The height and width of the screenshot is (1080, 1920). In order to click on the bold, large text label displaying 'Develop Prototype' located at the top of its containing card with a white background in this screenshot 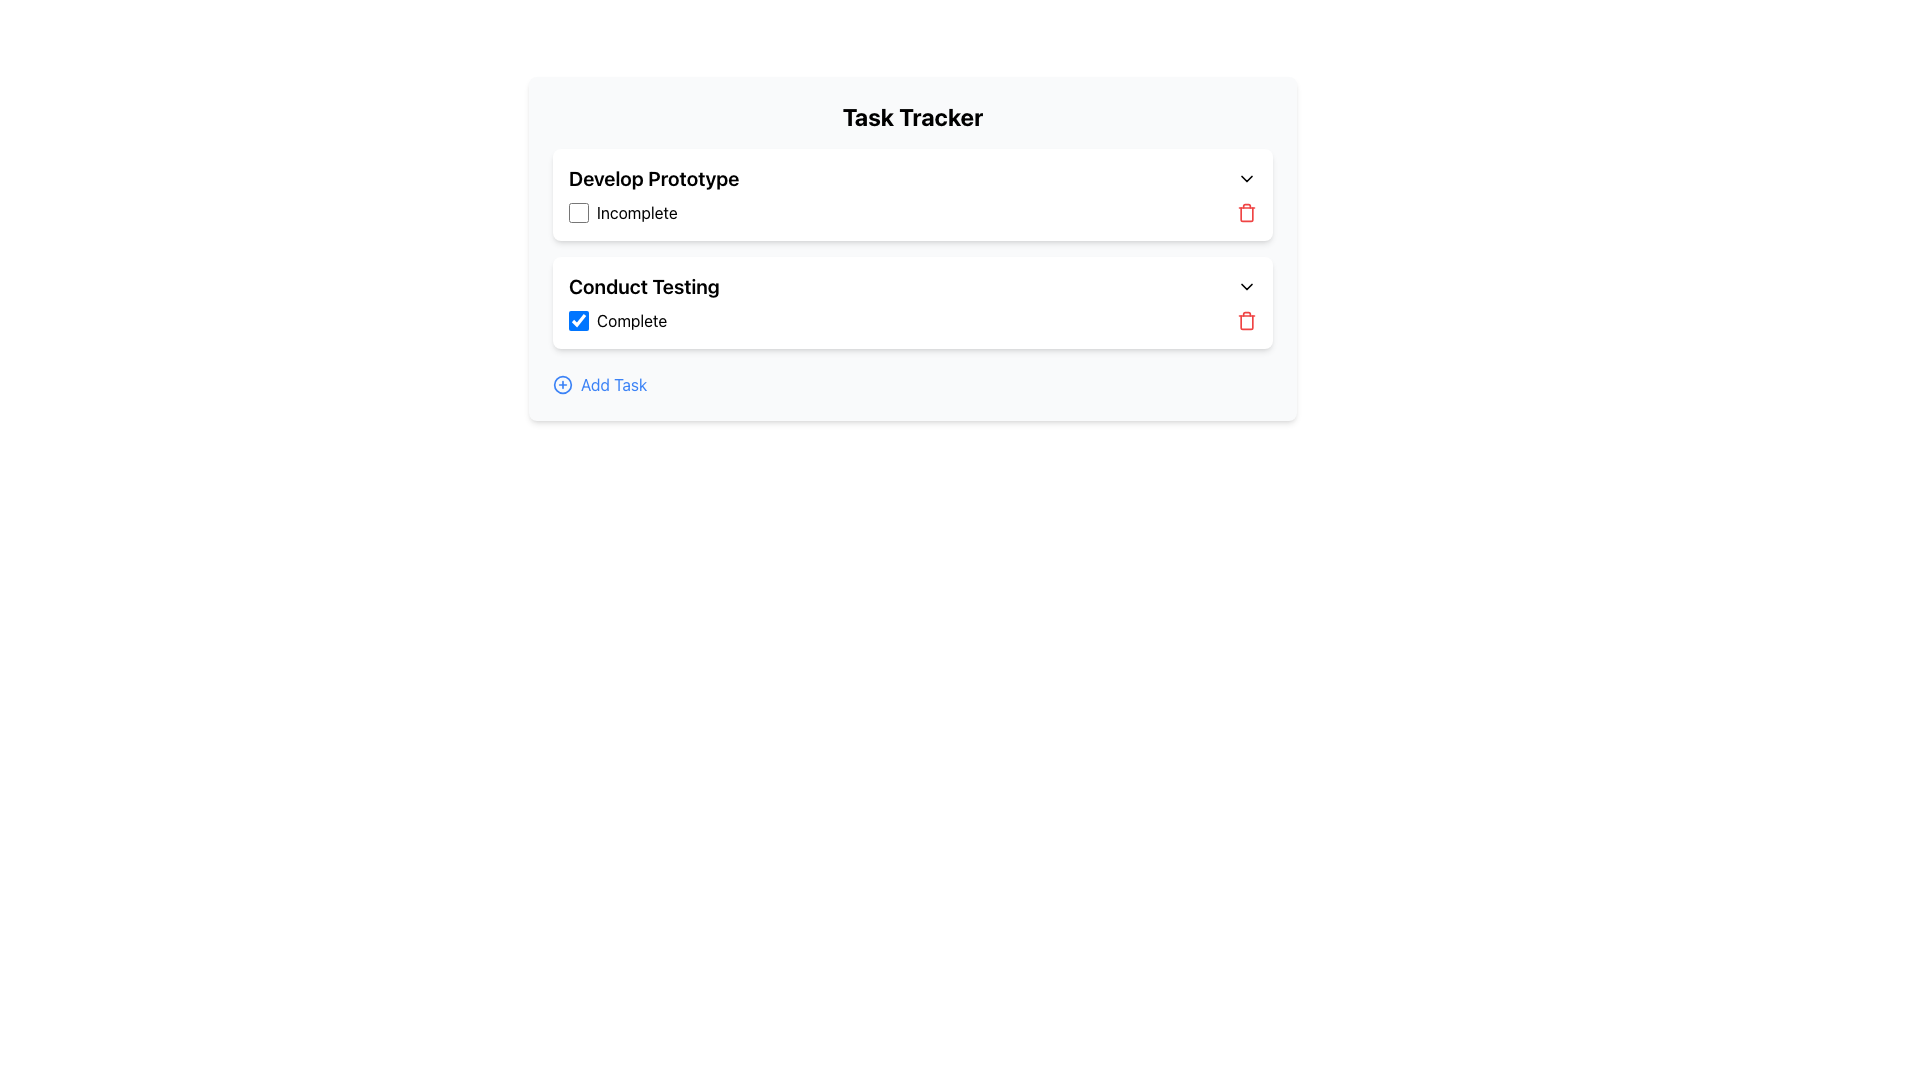, I will do `click(654, 177)`.